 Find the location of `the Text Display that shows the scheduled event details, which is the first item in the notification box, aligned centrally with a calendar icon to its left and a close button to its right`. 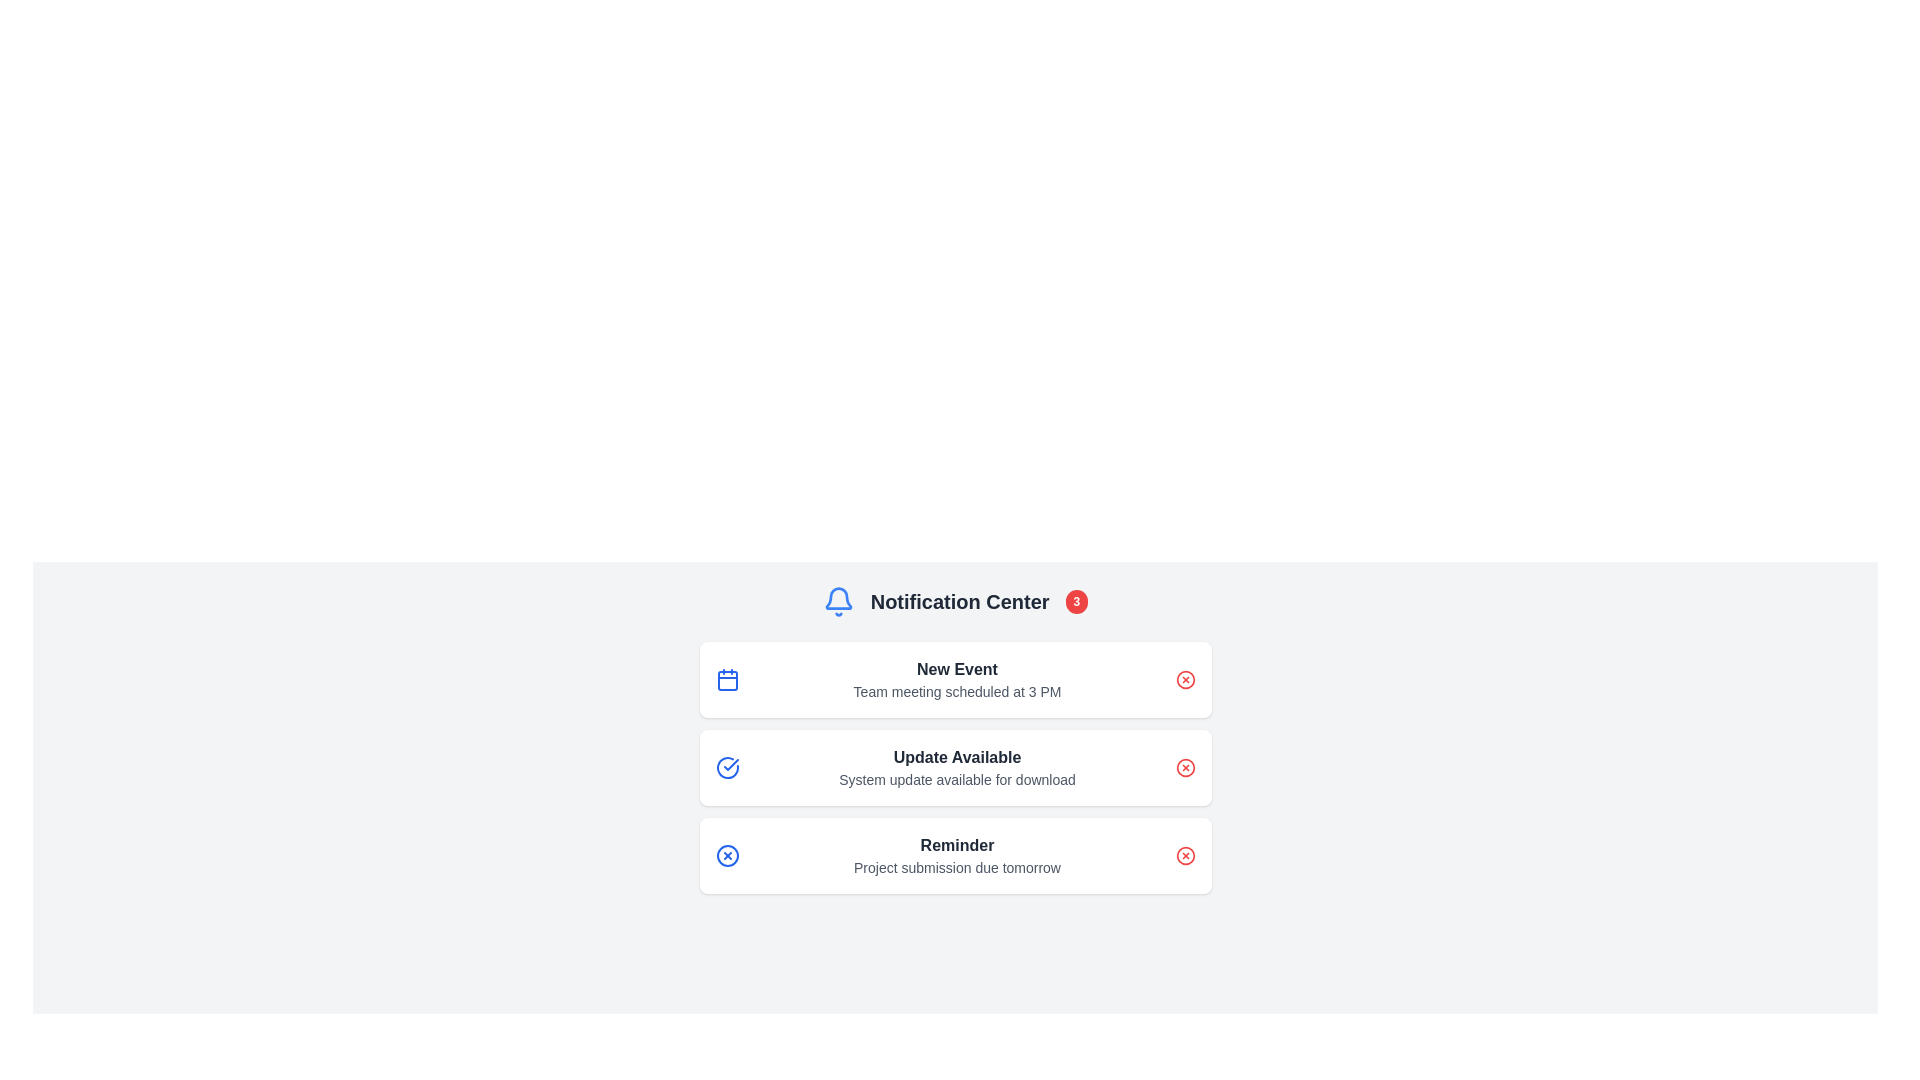

the Text Display that shows the scheduled event details, which is the first item in the notification box, aligned centrally with a calendar icon to its left and a close button to its right is located at coordinates (956, 678).